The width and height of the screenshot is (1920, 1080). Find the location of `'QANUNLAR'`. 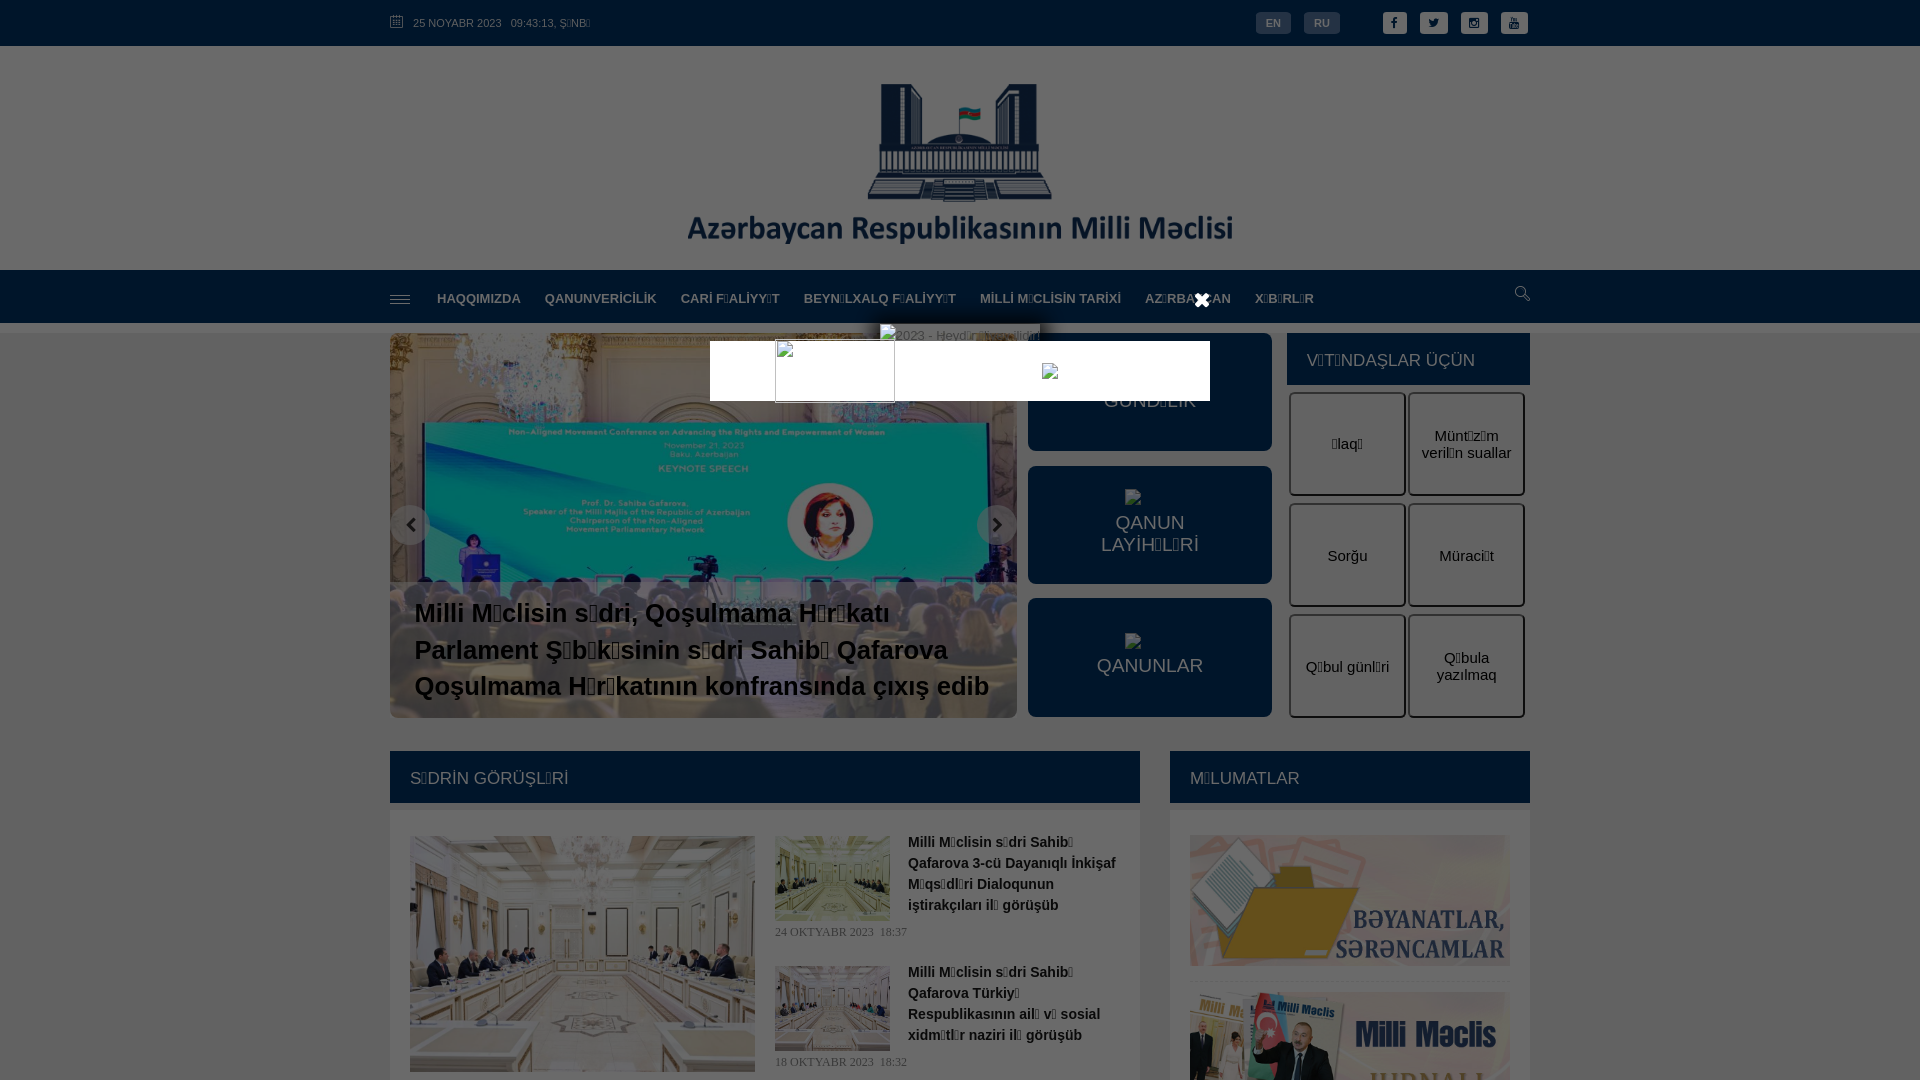

'QANUNLAR' is located at coordinates (1149, 656).